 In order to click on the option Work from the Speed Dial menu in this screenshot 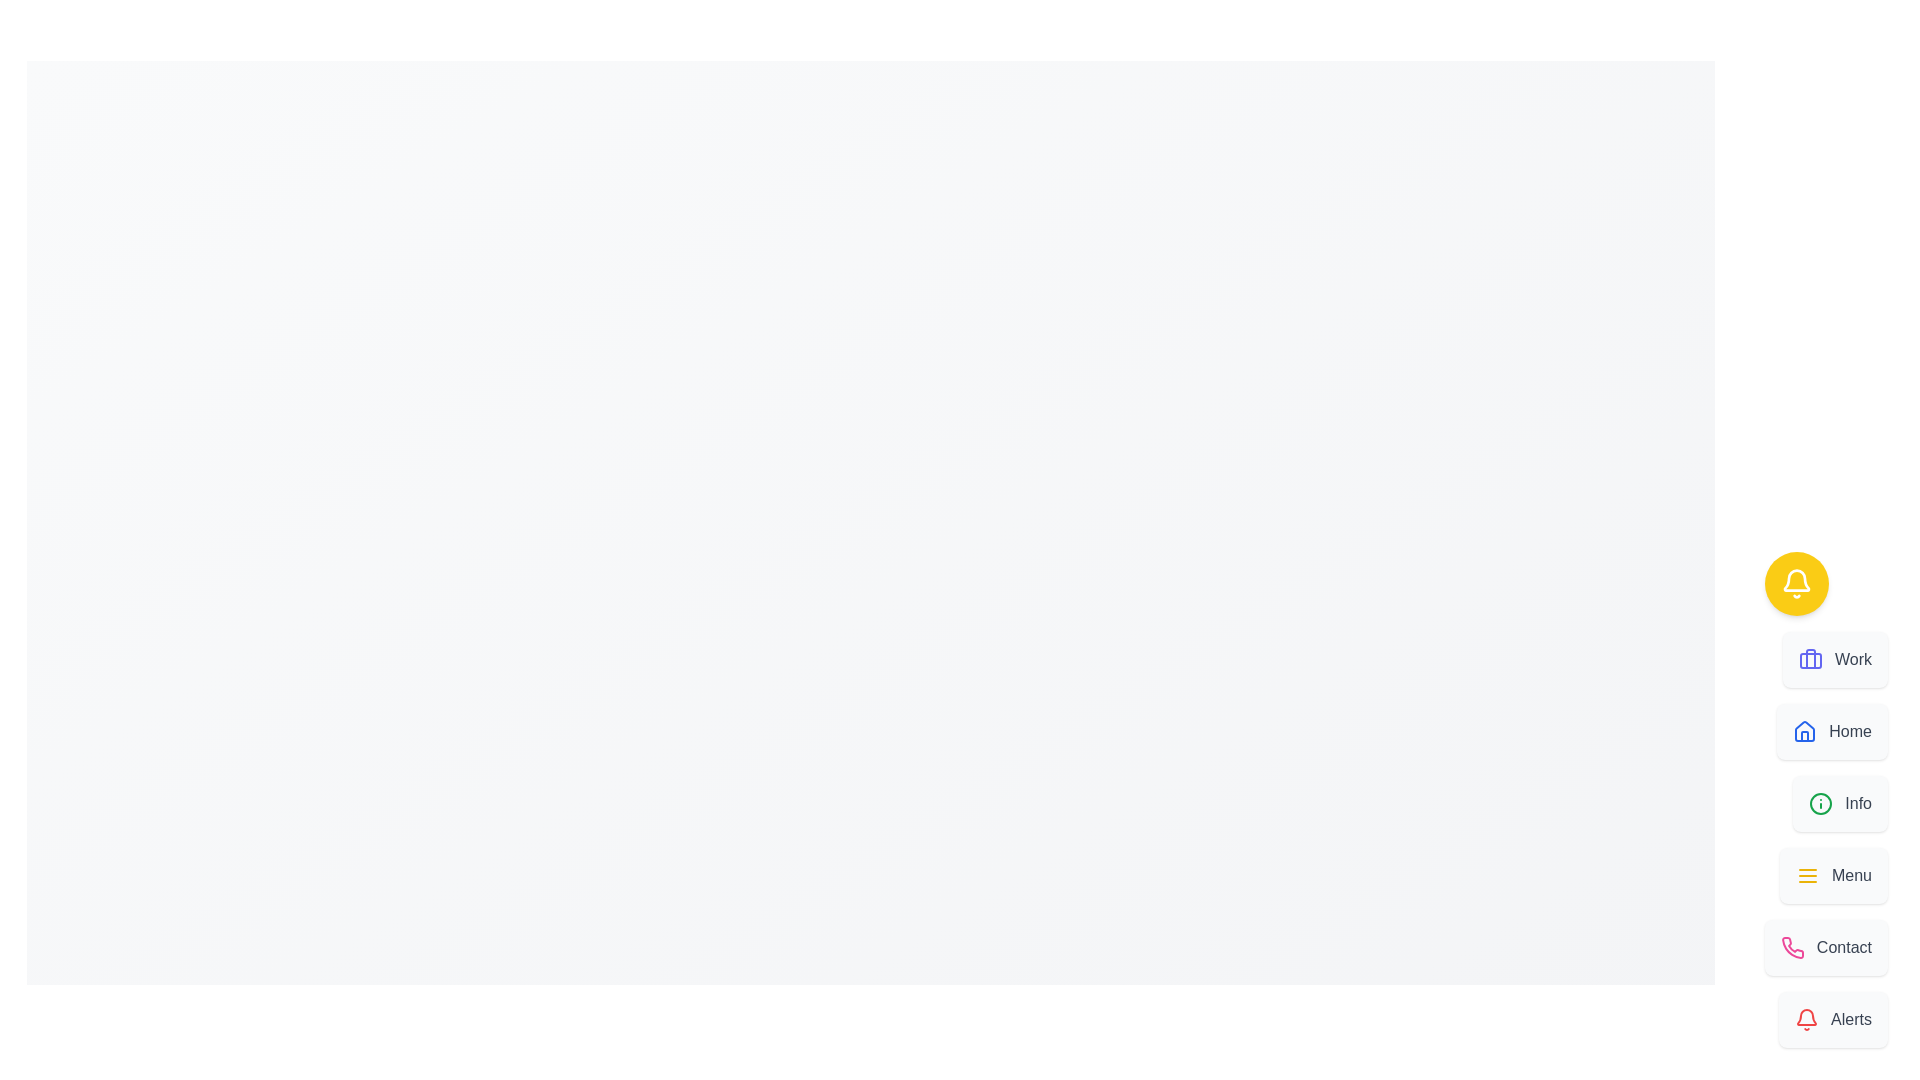, I will do `click(1835, 659)`.